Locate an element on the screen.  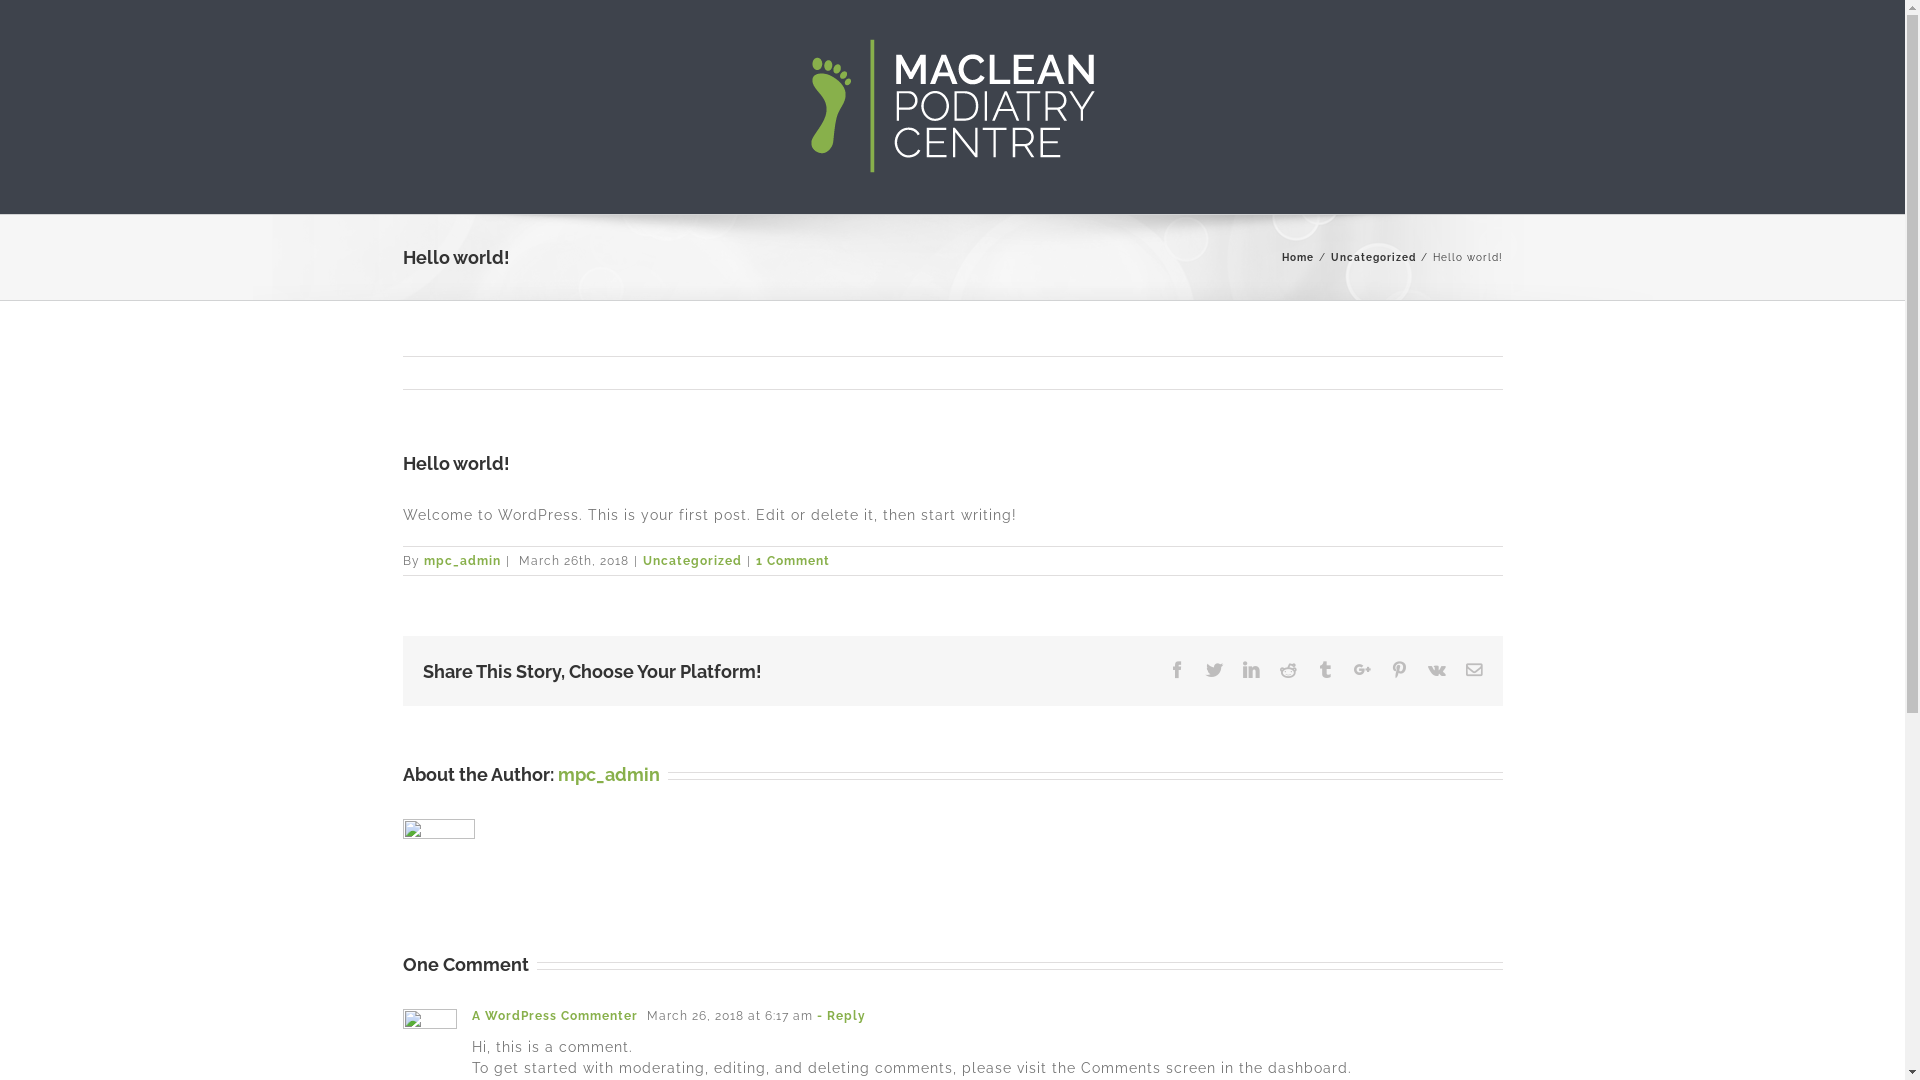
'Facebook' is located at coordinates (1176, 670).